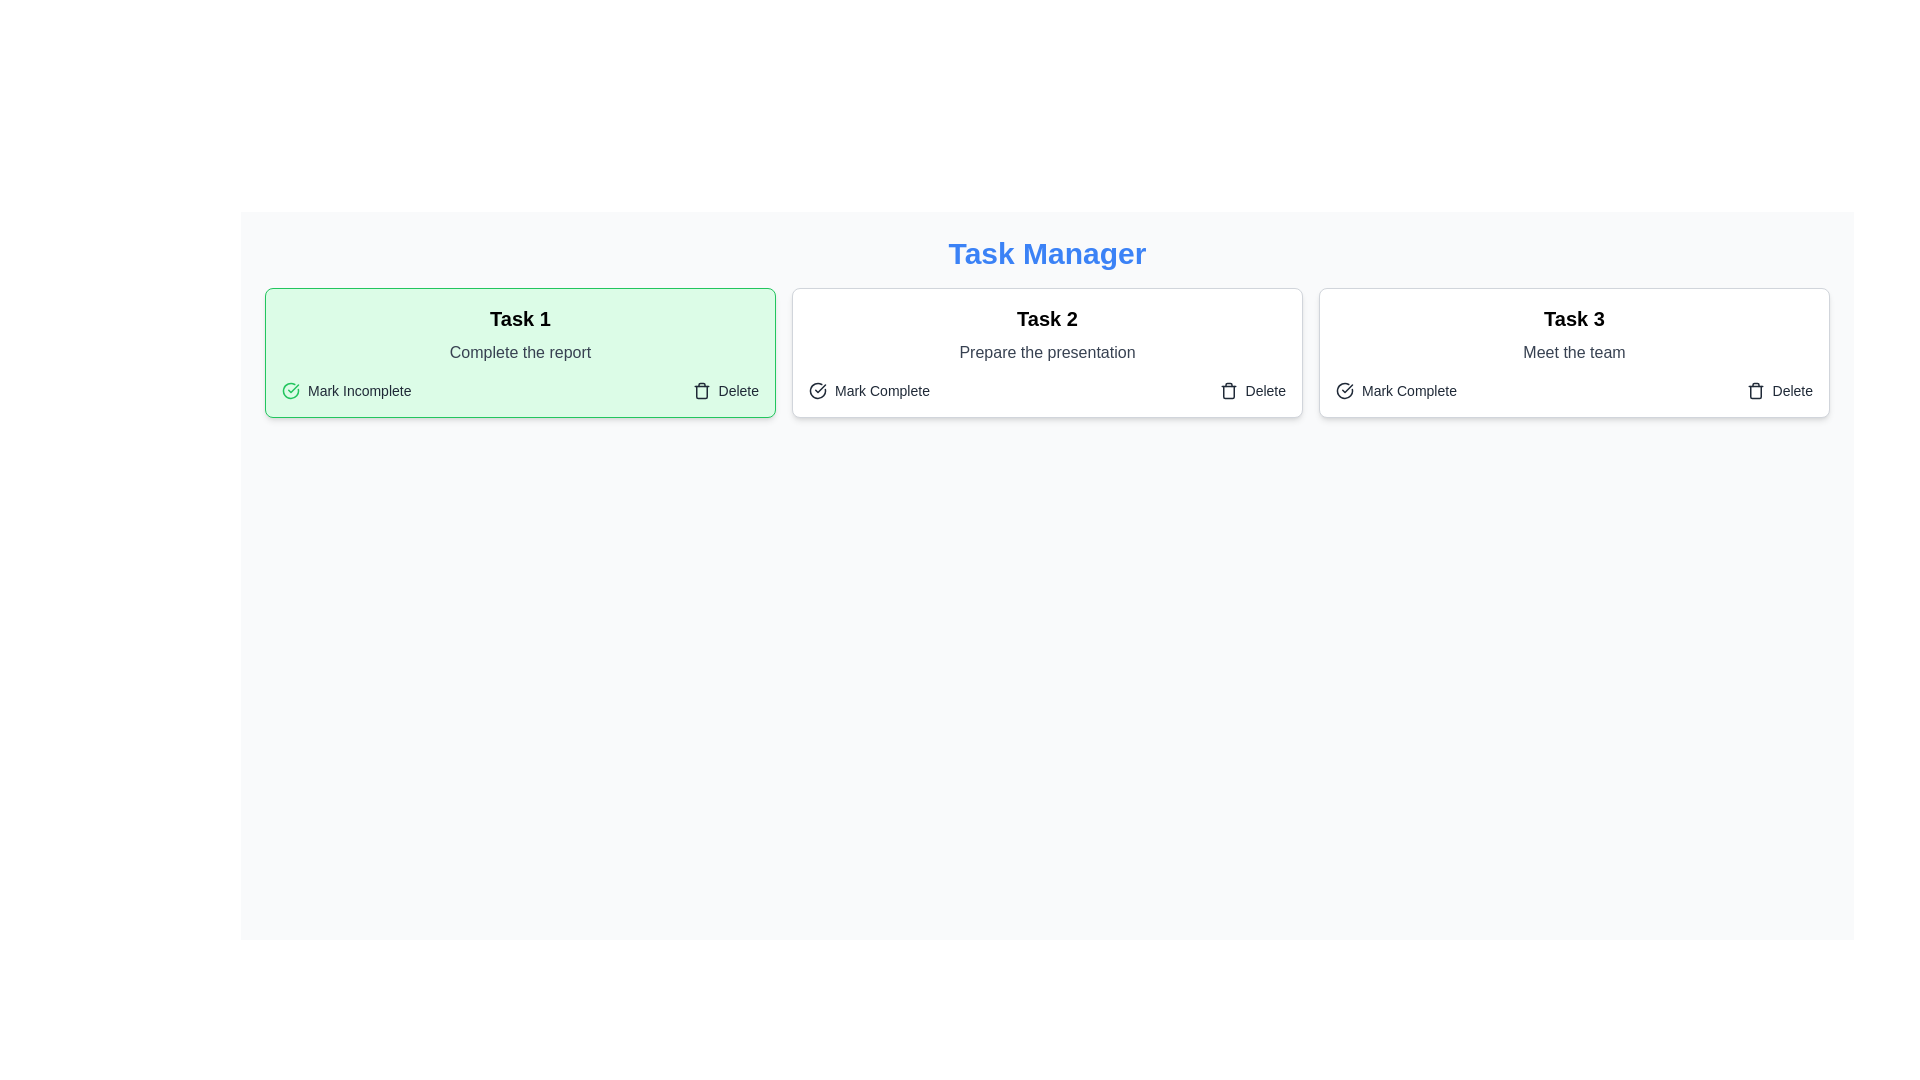 The height and width of the screenshot is (1080, 1920). I want to click on the delete button associated with 'Task 3', so click(1779, 390).